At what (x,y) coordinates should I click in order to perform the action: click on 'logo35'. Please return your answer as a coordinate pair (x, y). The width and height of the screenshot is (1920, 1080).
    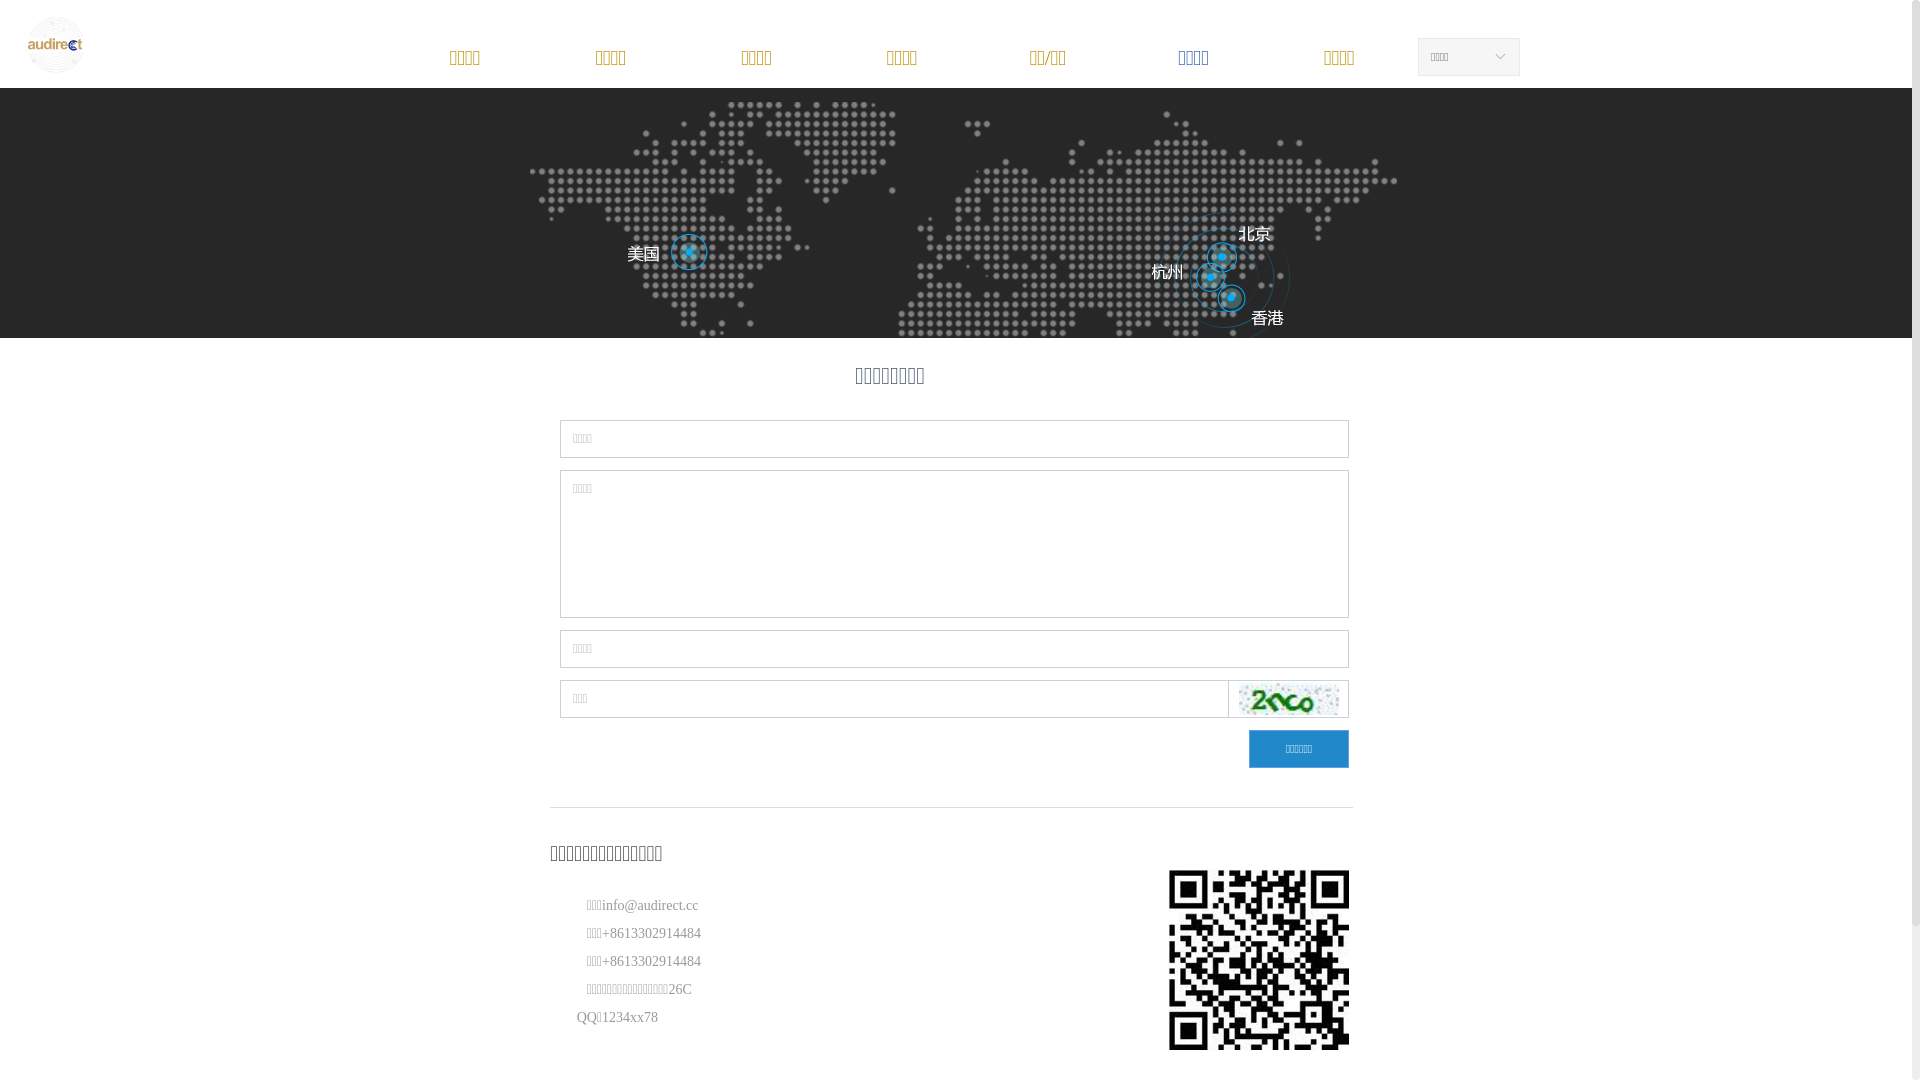
    Looking at the image, I should click on (56, 45).